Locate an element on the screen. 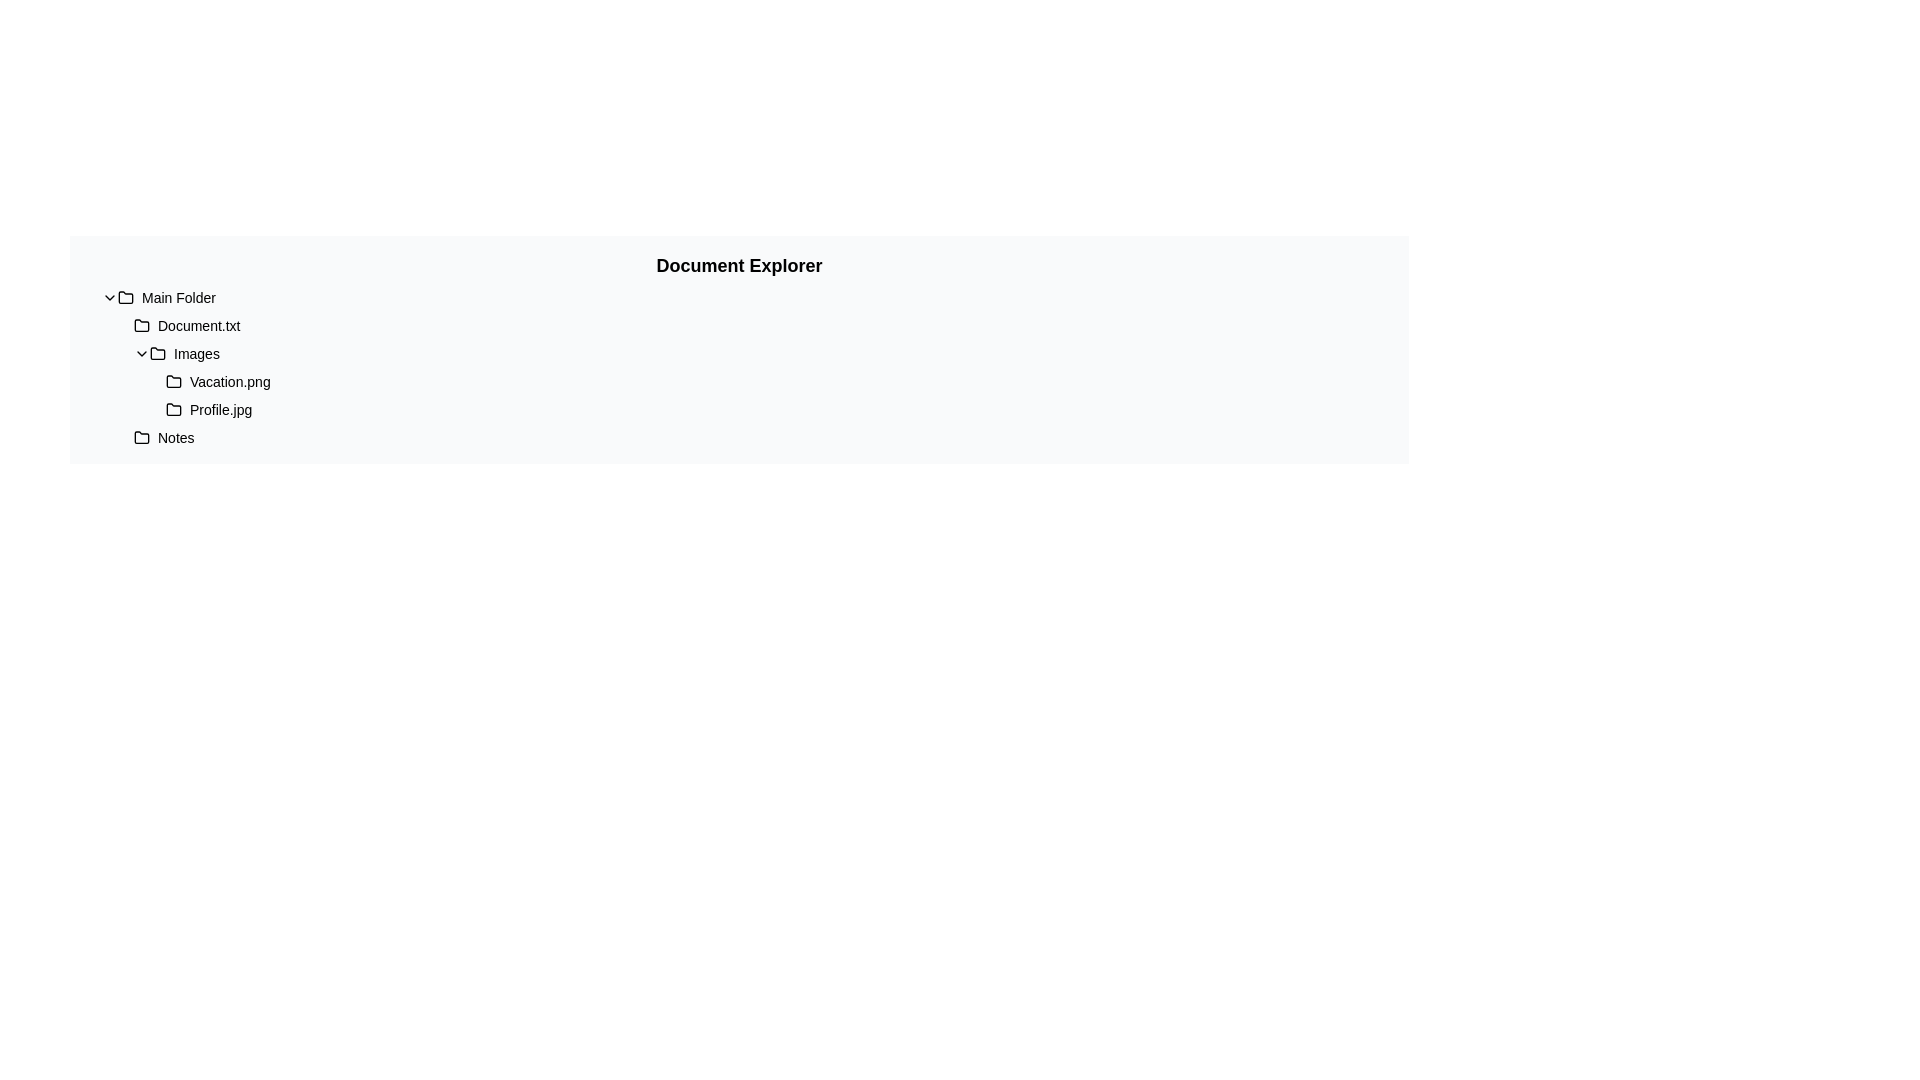 This screenshot has width=1920, height=1080. the 'Images' text label located within the 'Document.txt' folder in the document explorer interface is located at coordinates (196, 353).